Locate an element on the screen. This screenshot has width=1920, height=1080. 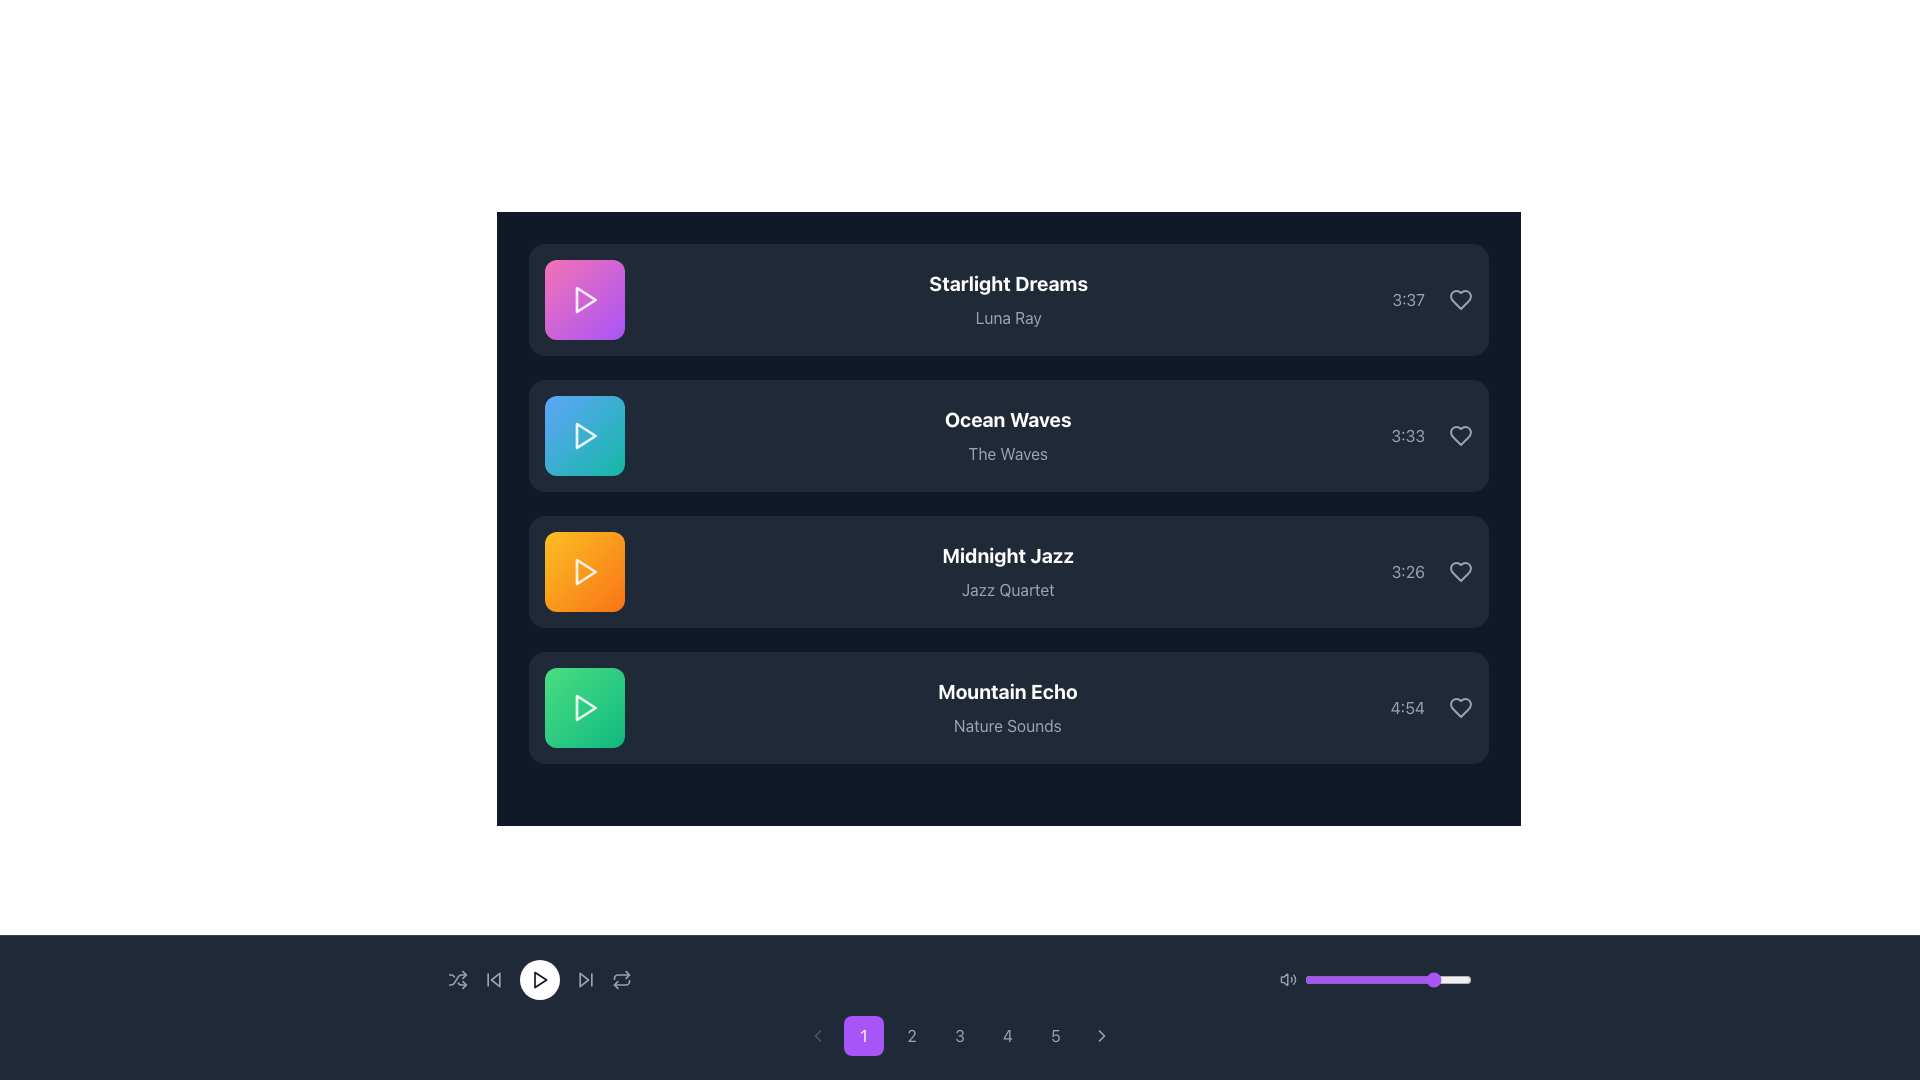
the heart-shaped icon outlined in gray located to the far right of the first row, next to the time '3:37' for the item titled 'Starlight Dreams' to mark it as favorite is located at coordinates (1460, 300).